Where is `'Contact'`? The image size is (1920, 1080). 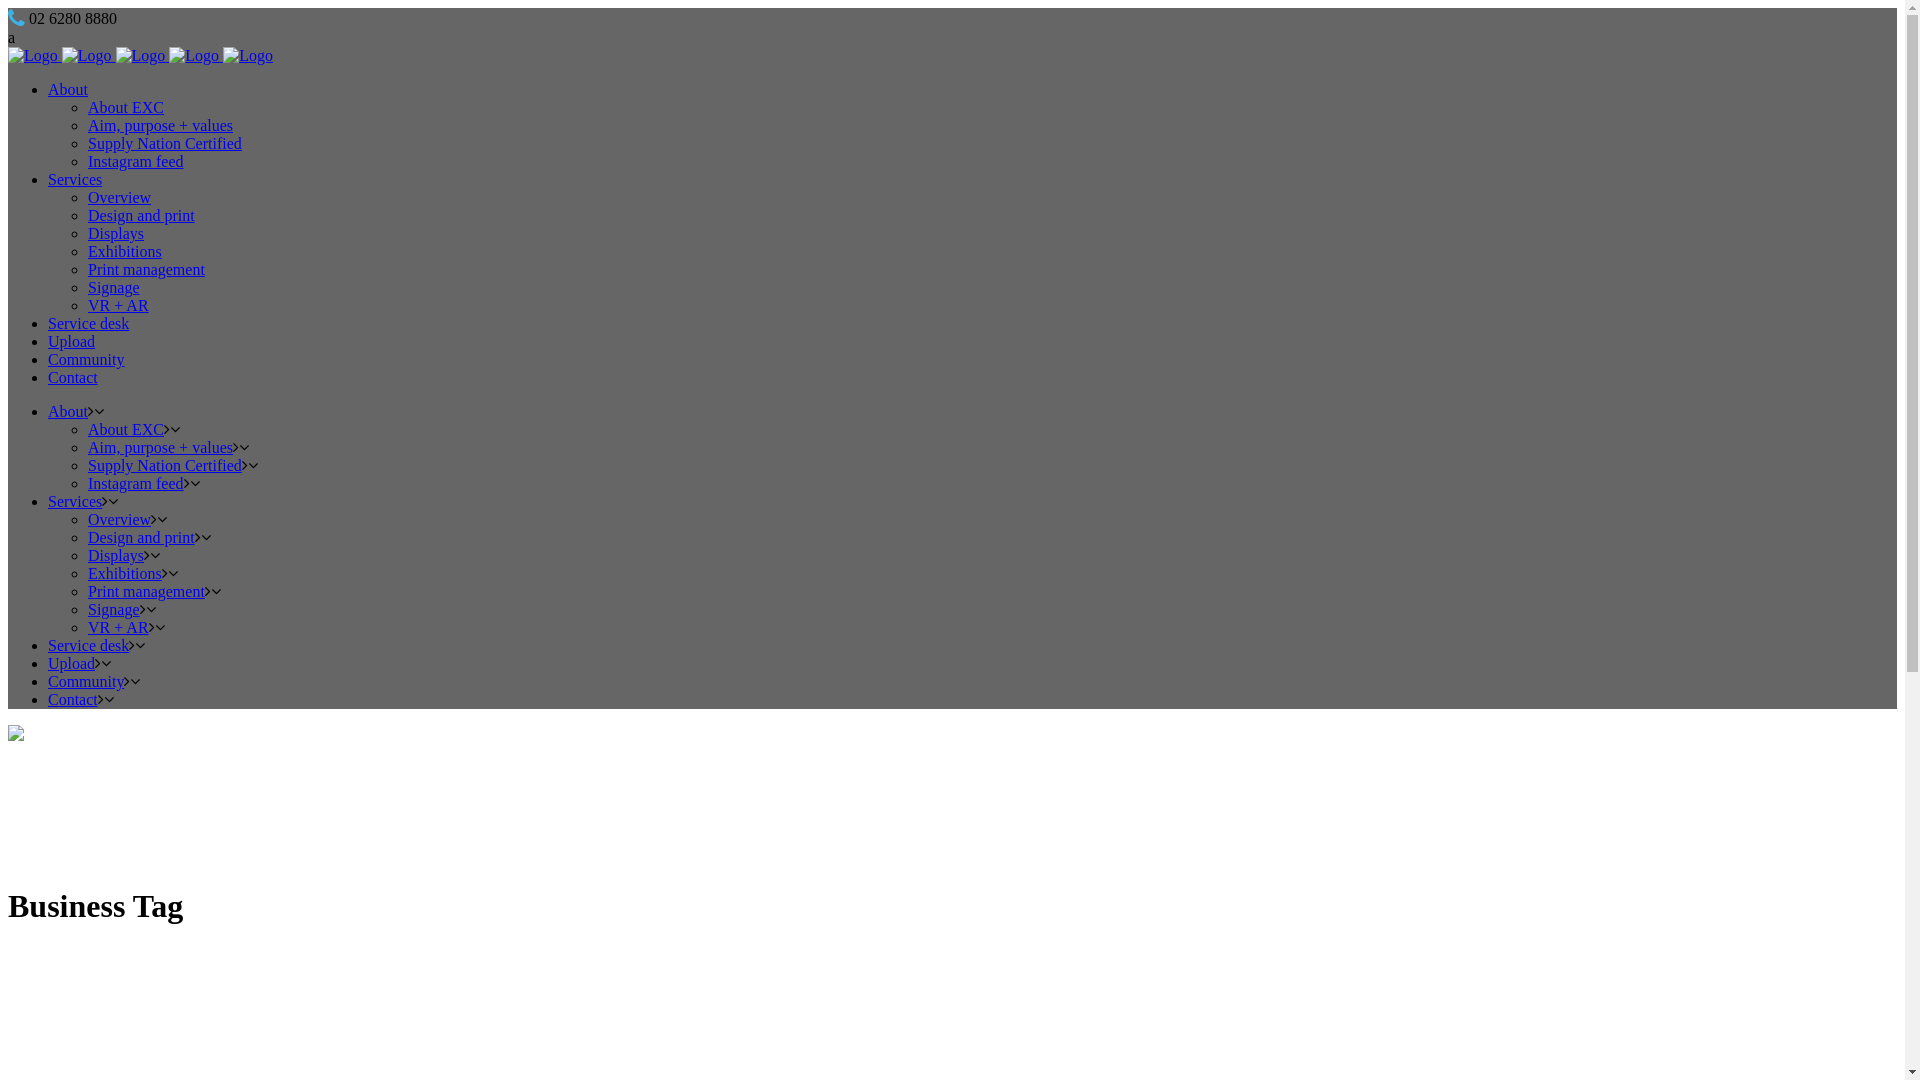
'Contact' is located at coordinates (48, 377).